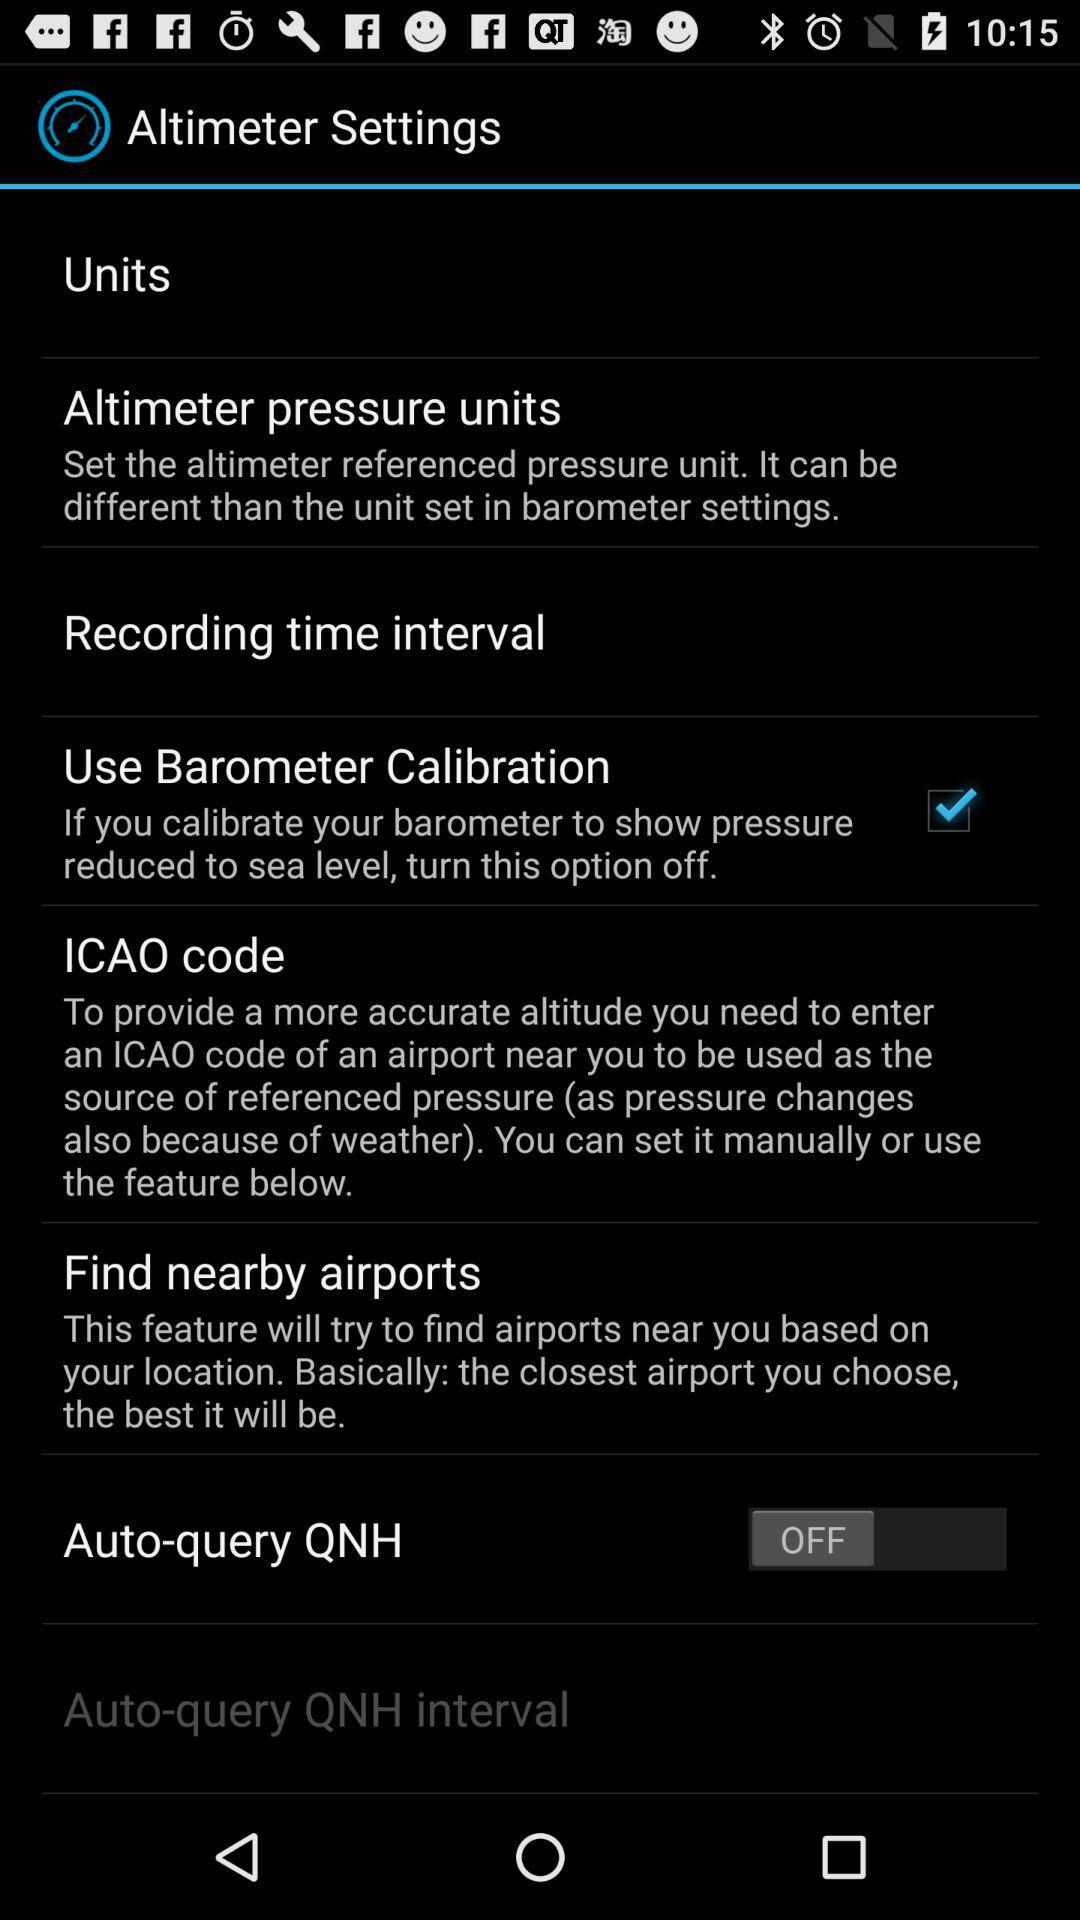 The width and height of the screenshot is (1080, 1920). I want to click on icon on the right, so click(947, 810).